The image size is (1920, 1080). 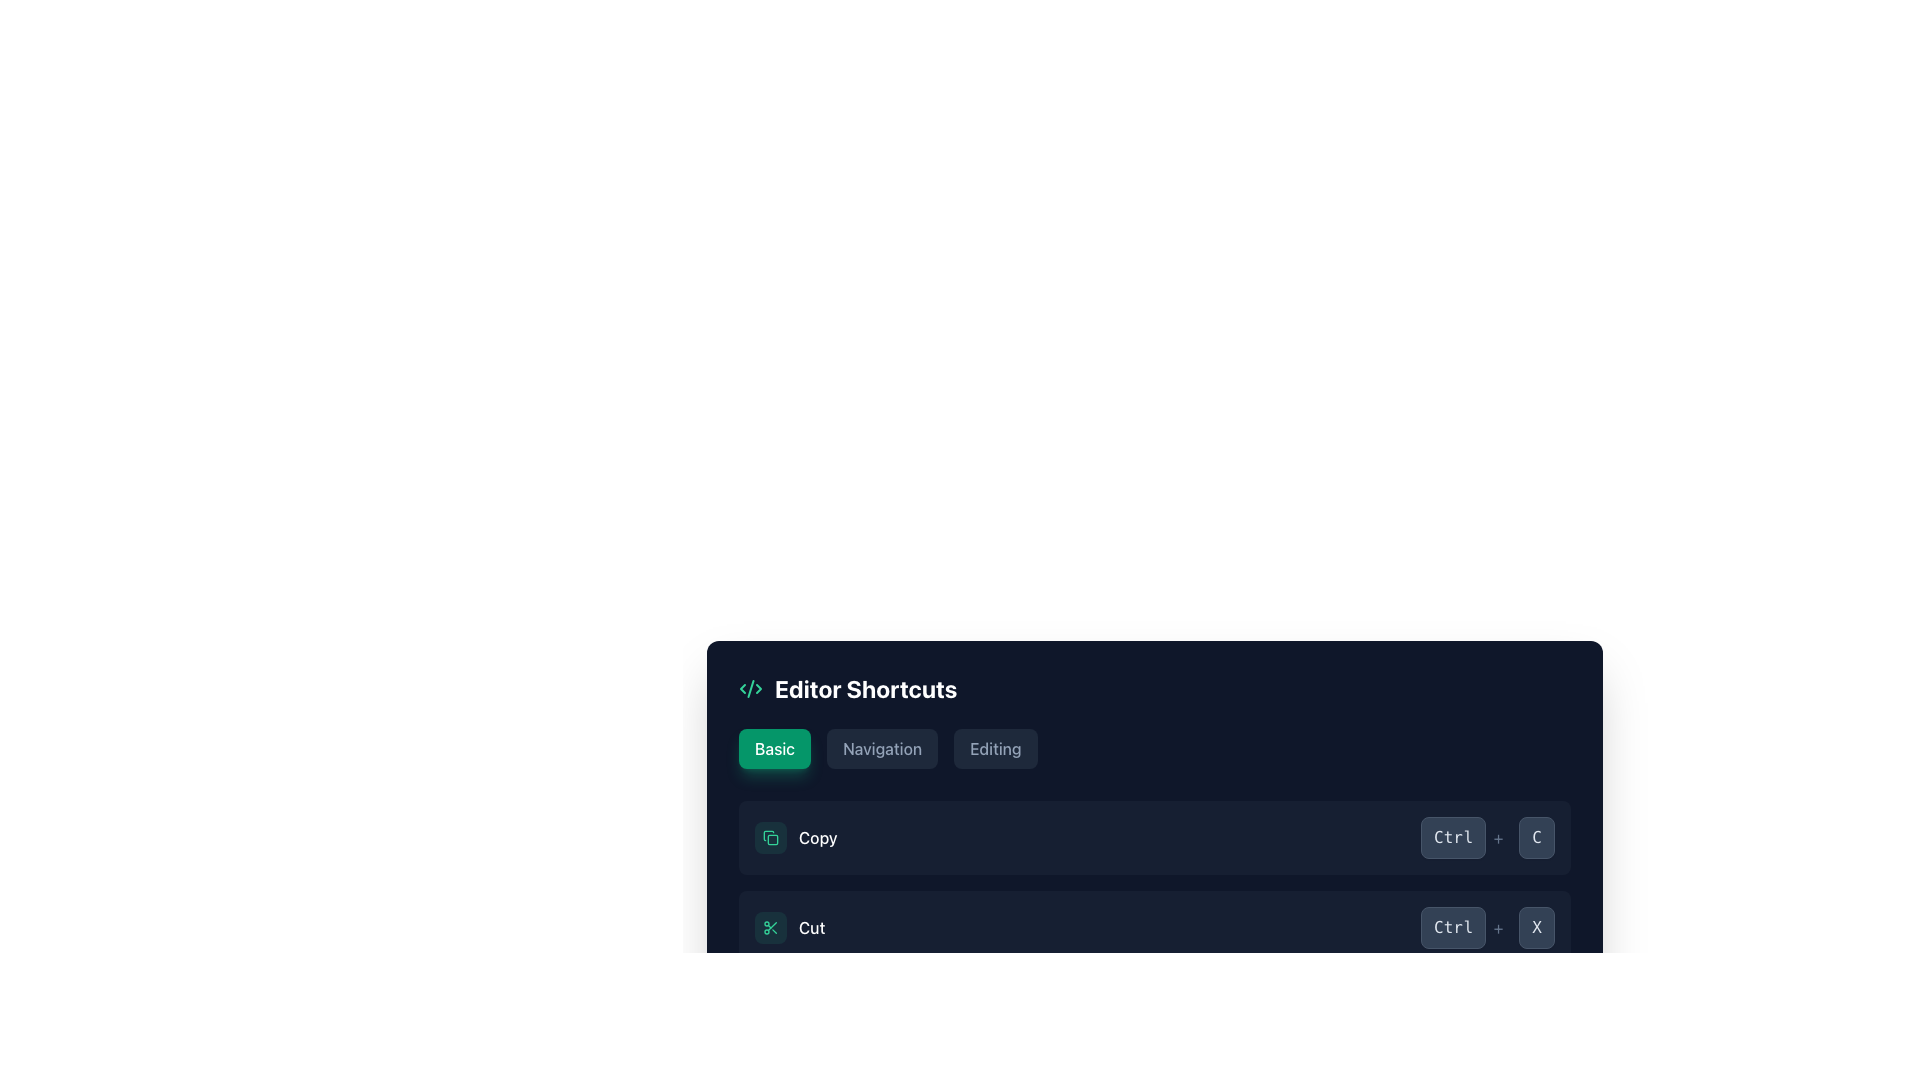 I want to click on the button positioned between the 'Basic' and 'Editing' buttons, so click(x=881, y=748).